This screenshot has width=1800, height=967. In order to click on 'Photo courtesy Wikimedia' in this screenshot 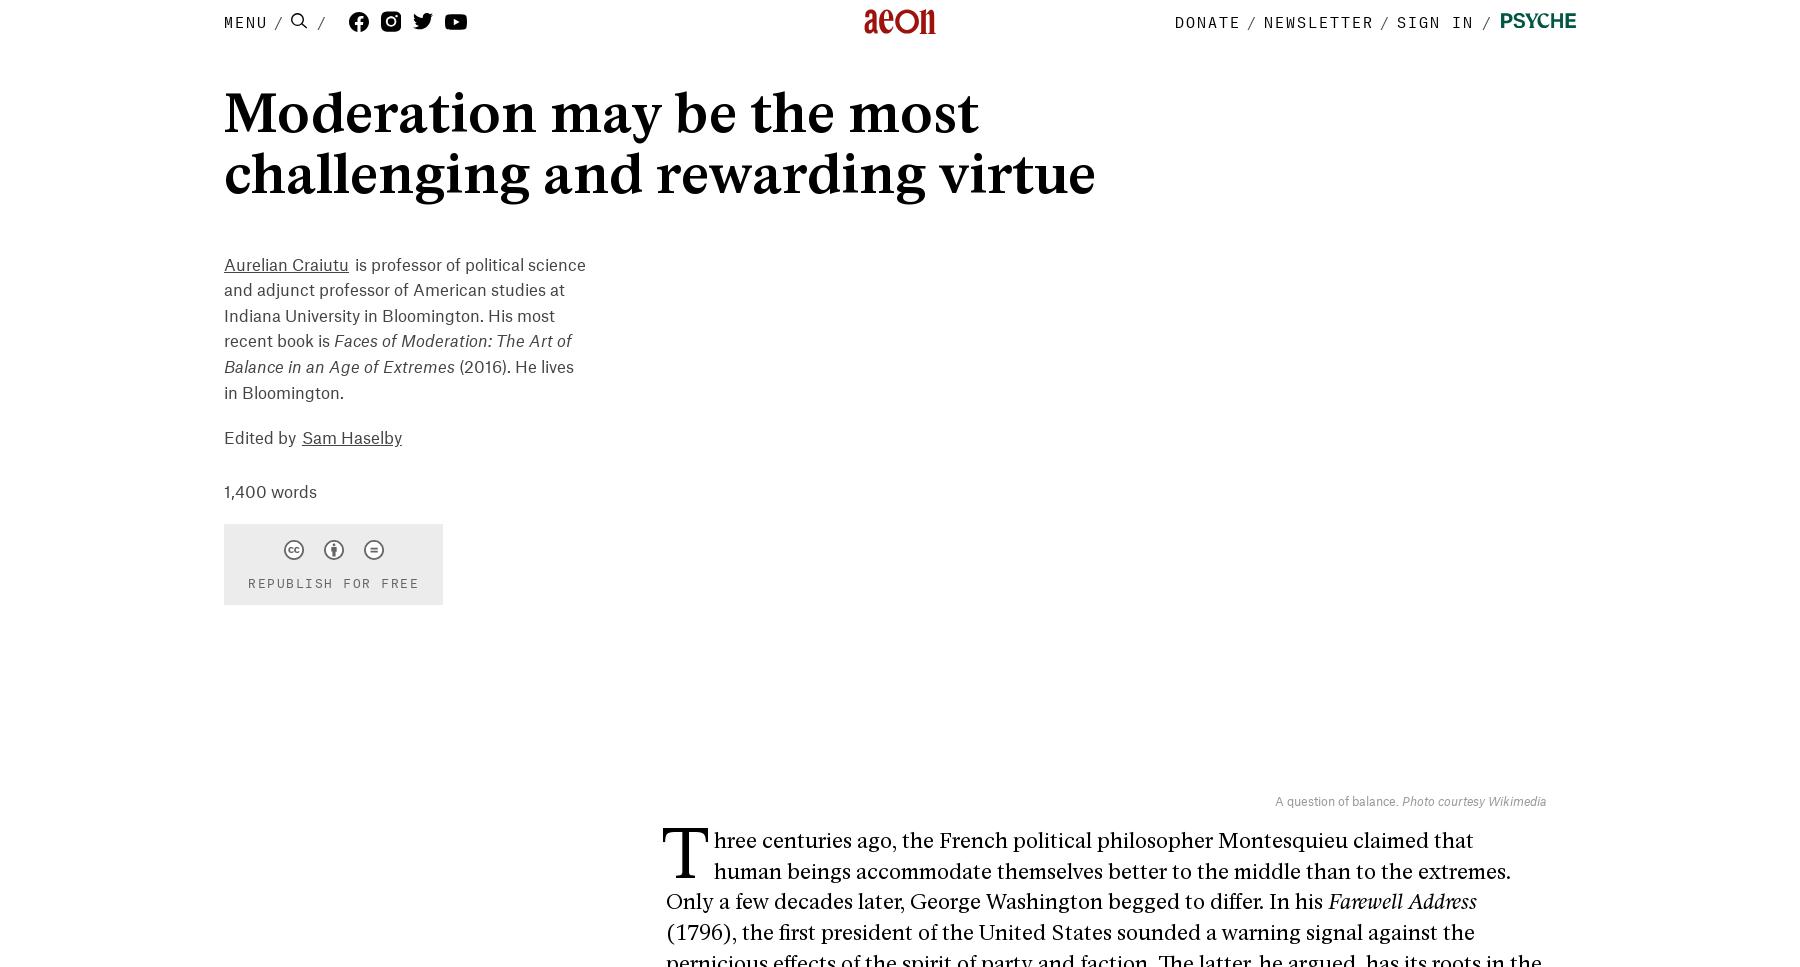, I will do `click(1474, 799)`.